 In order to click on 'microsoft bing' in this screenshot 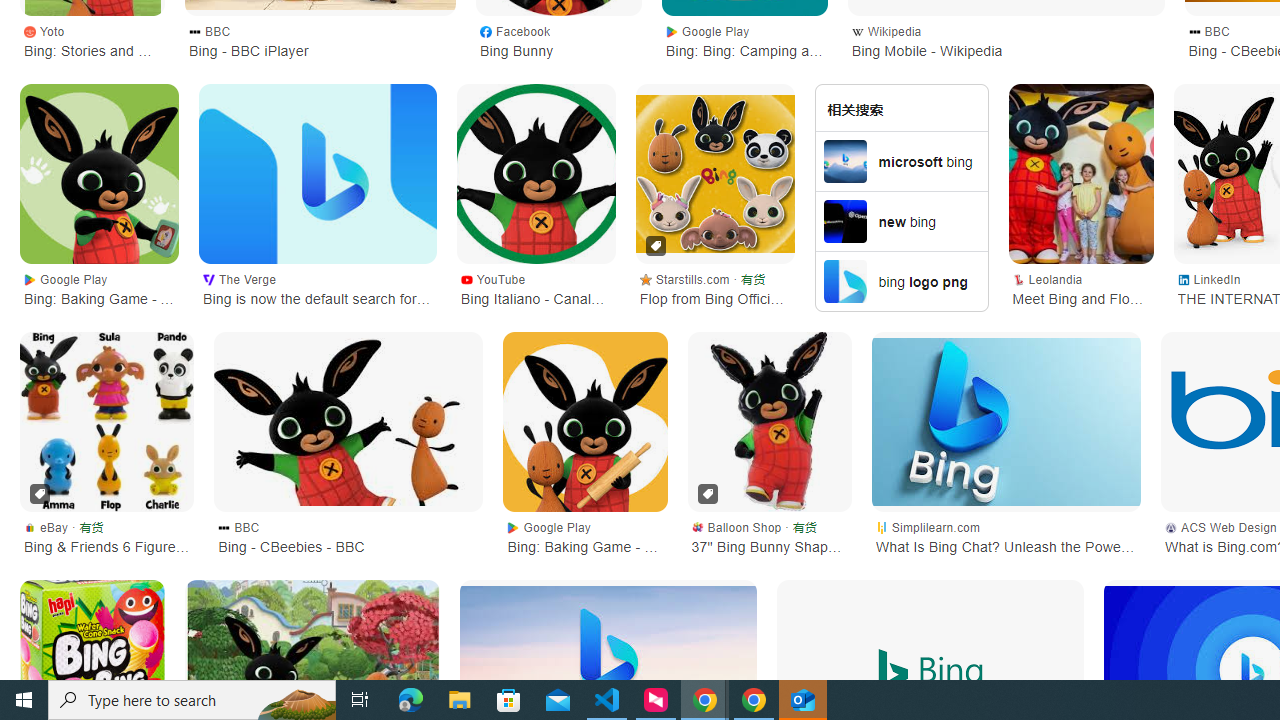, I will do `click(900, 159)`.